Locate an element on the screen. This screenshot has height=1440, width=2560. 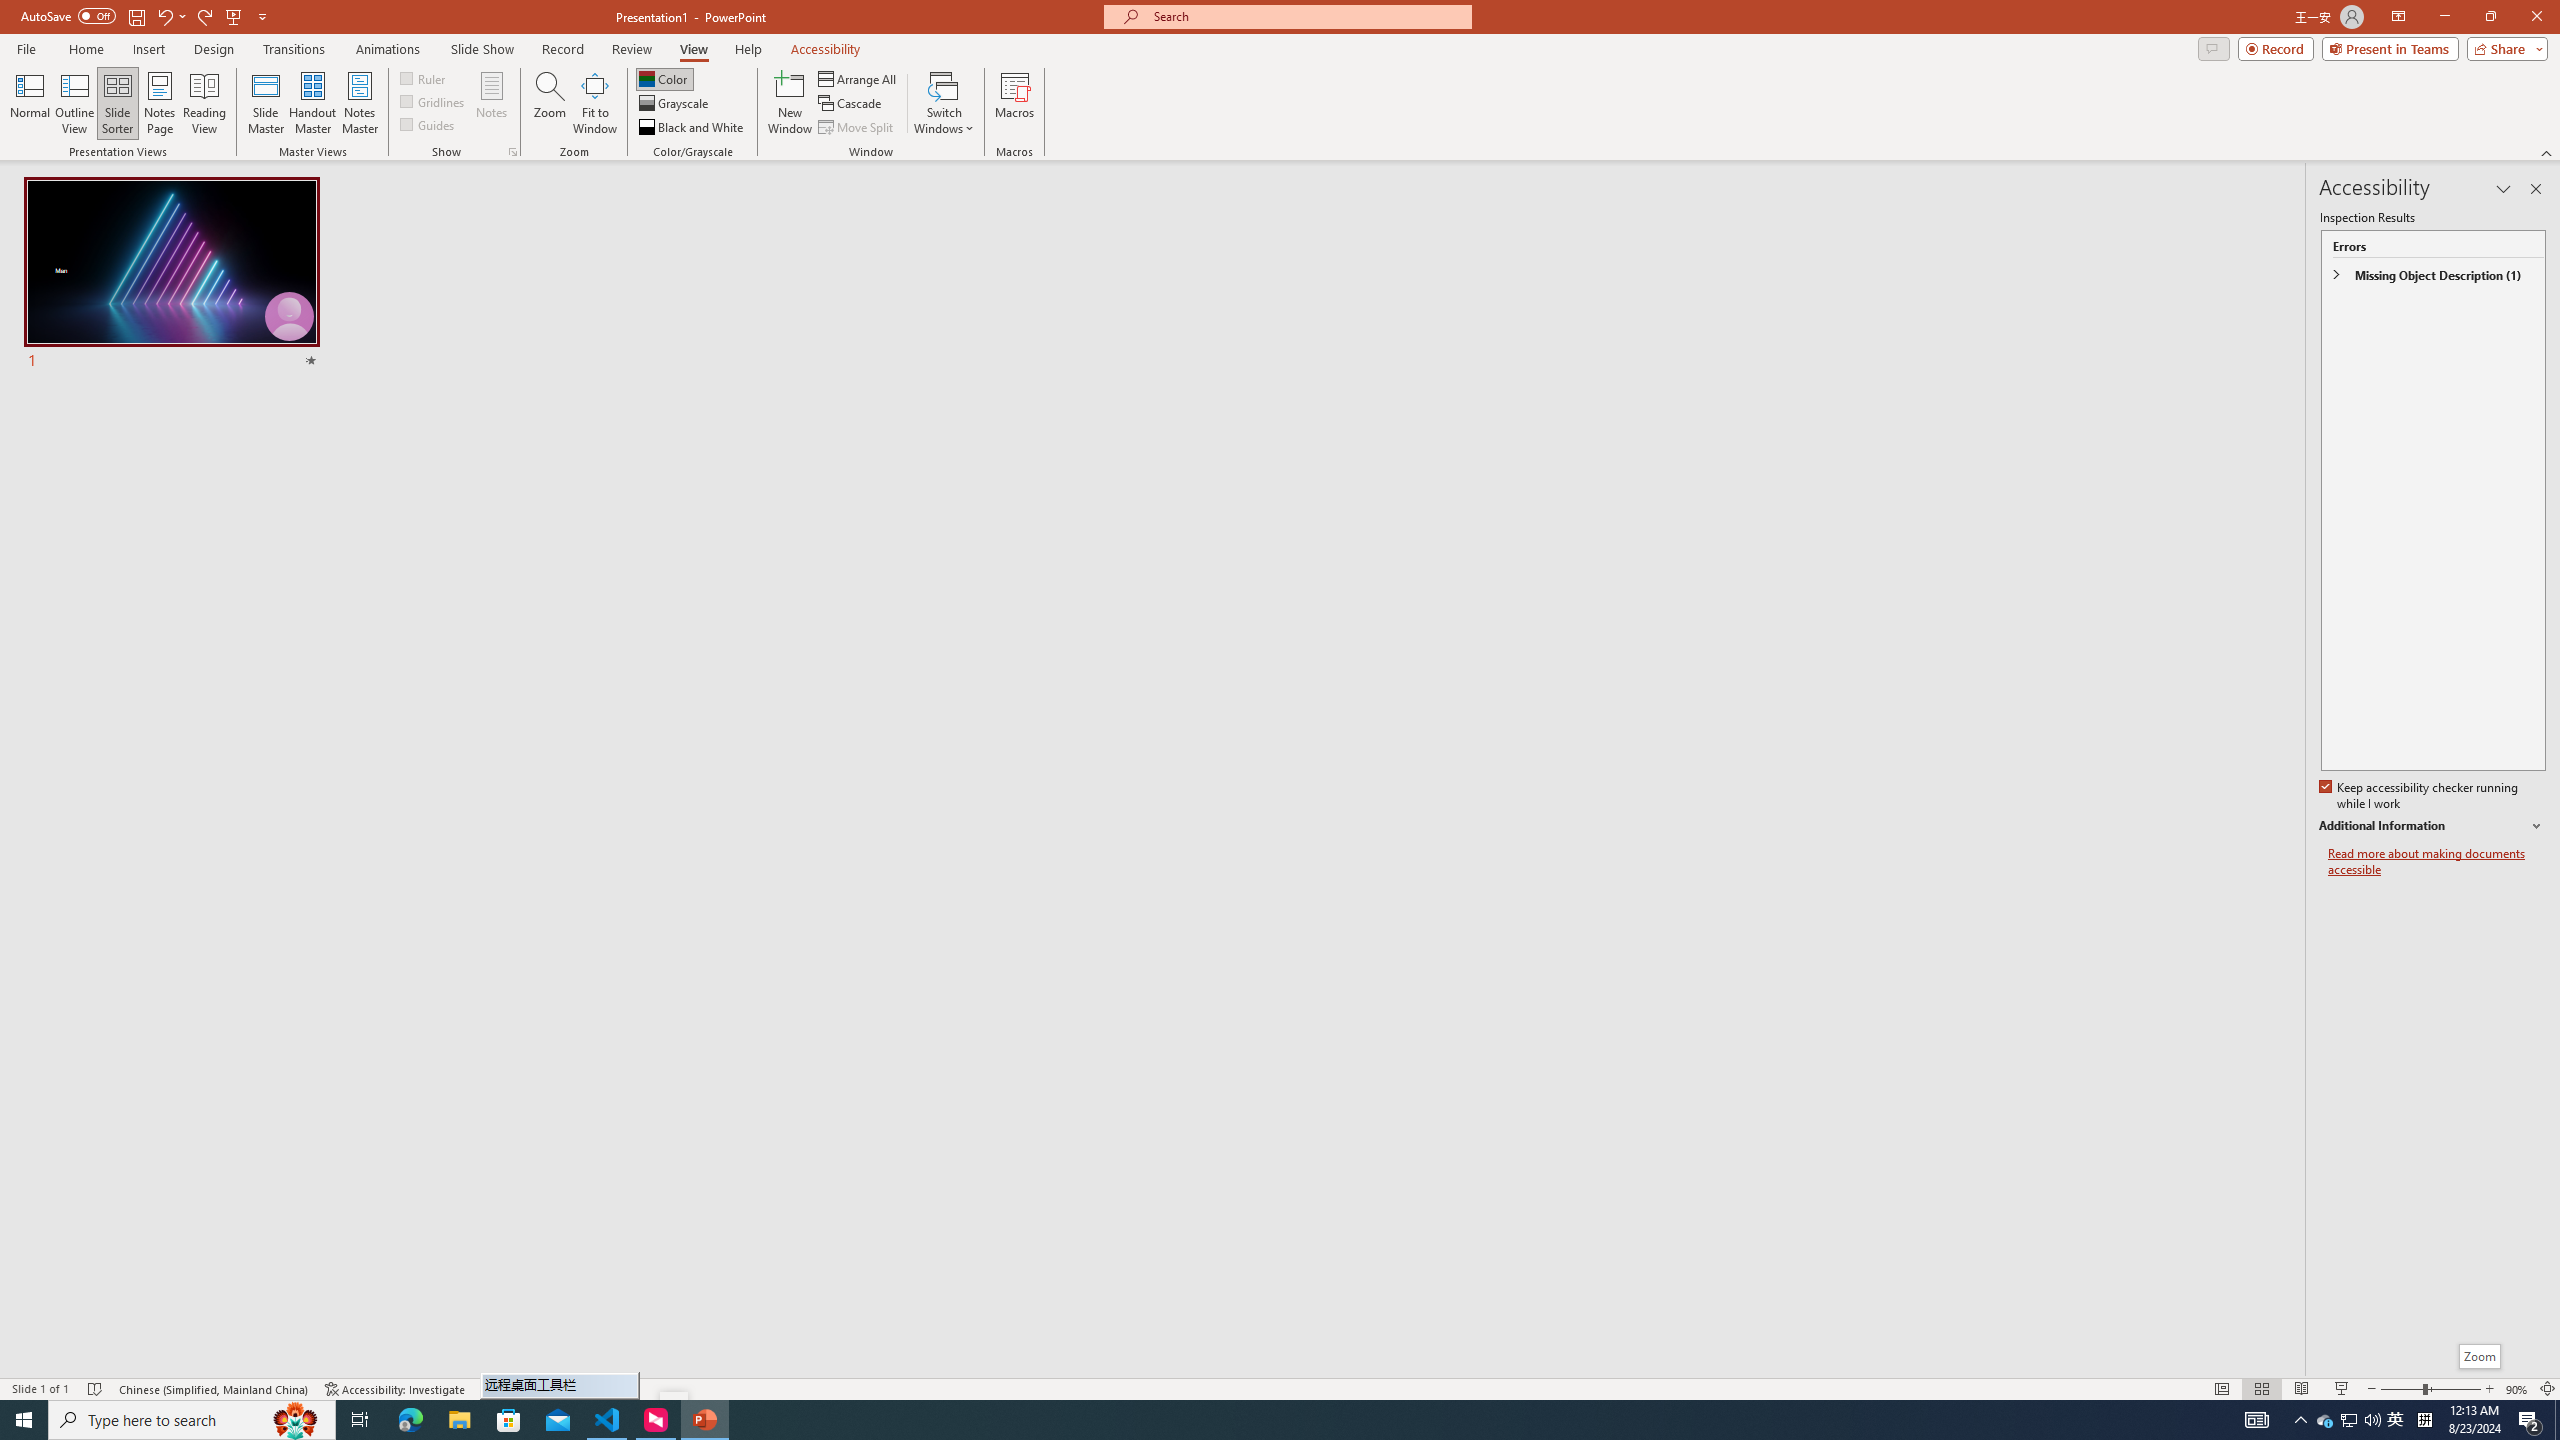
'Grid Settings...' is located at coordinates (513, 150).